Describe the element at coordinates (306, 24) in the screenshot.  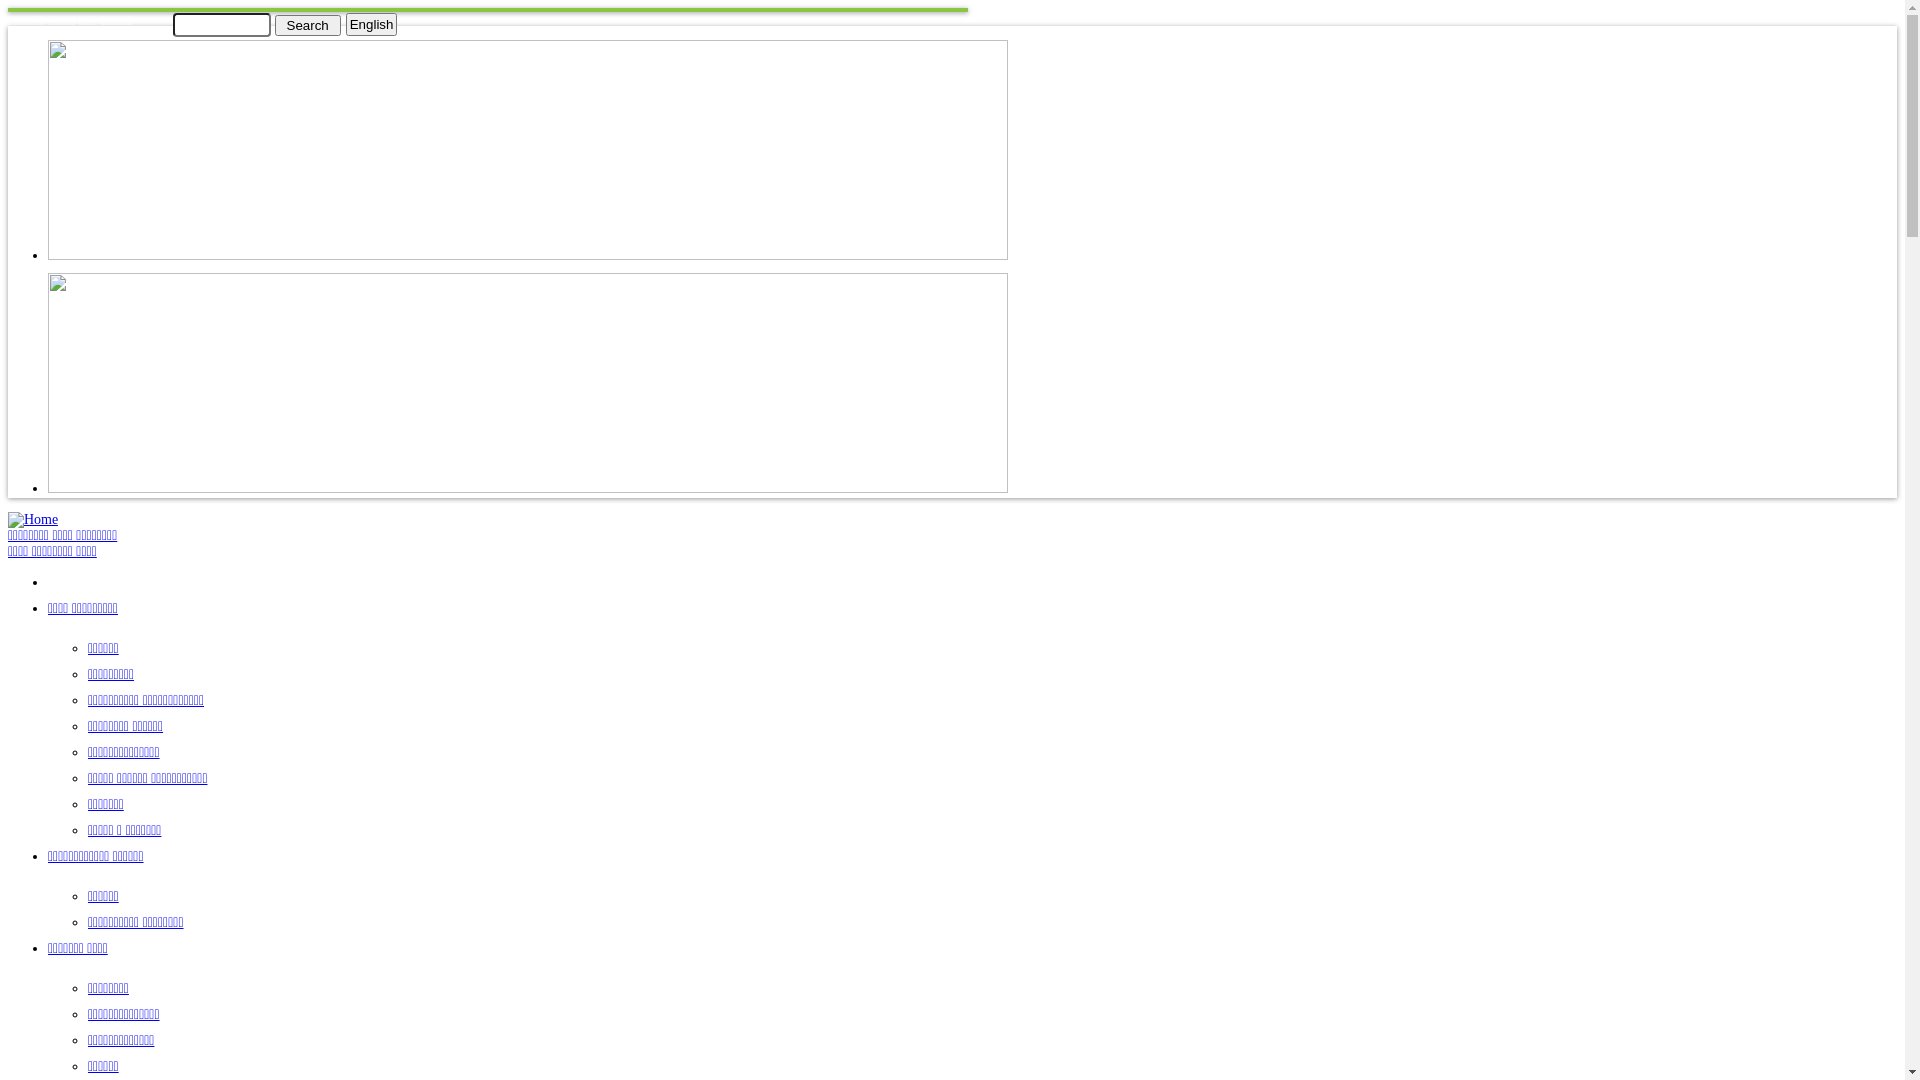
I see `'Search'` at that location.